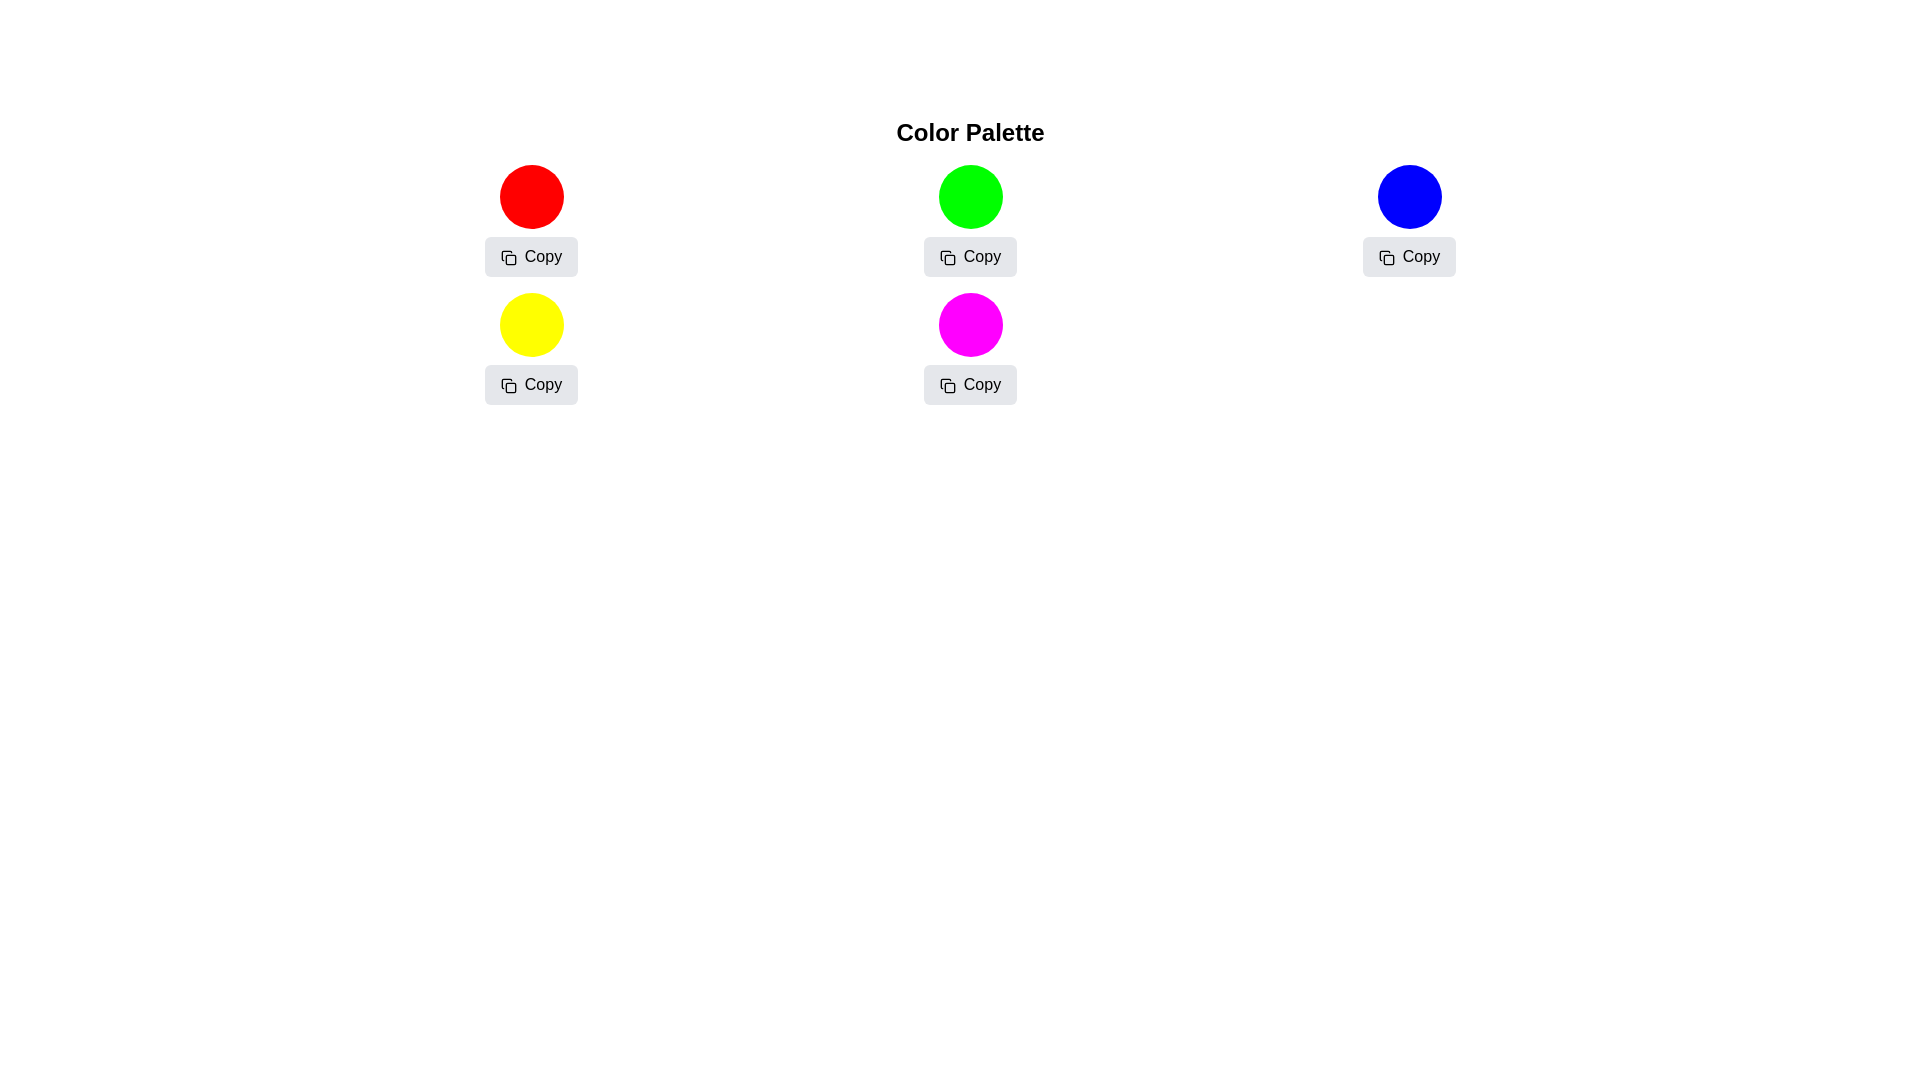 This screenshot has width=1920, height=1080. I want to click on the blue circular component located in the rightmost column above the gray 'Copy' button, so click(1408, 196).